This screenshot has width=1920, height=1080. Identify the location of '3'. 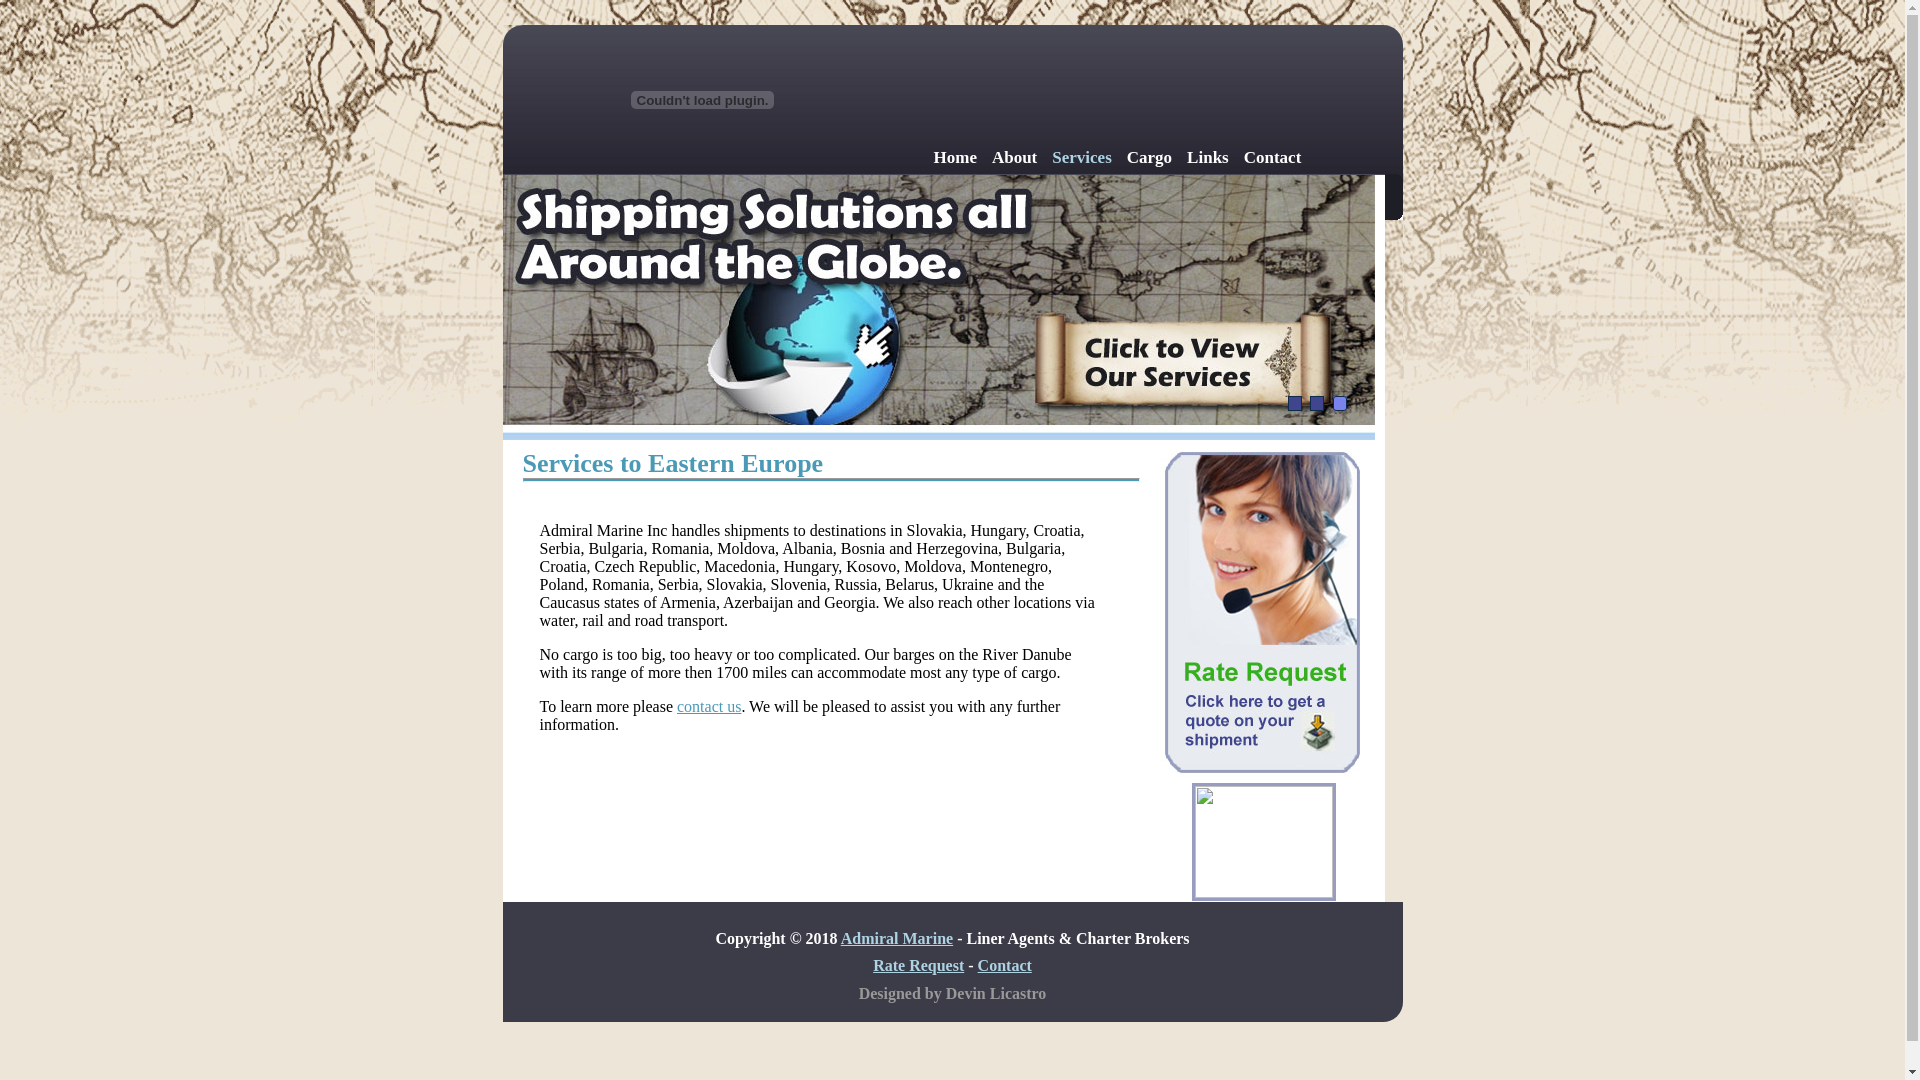
(1339, 403).